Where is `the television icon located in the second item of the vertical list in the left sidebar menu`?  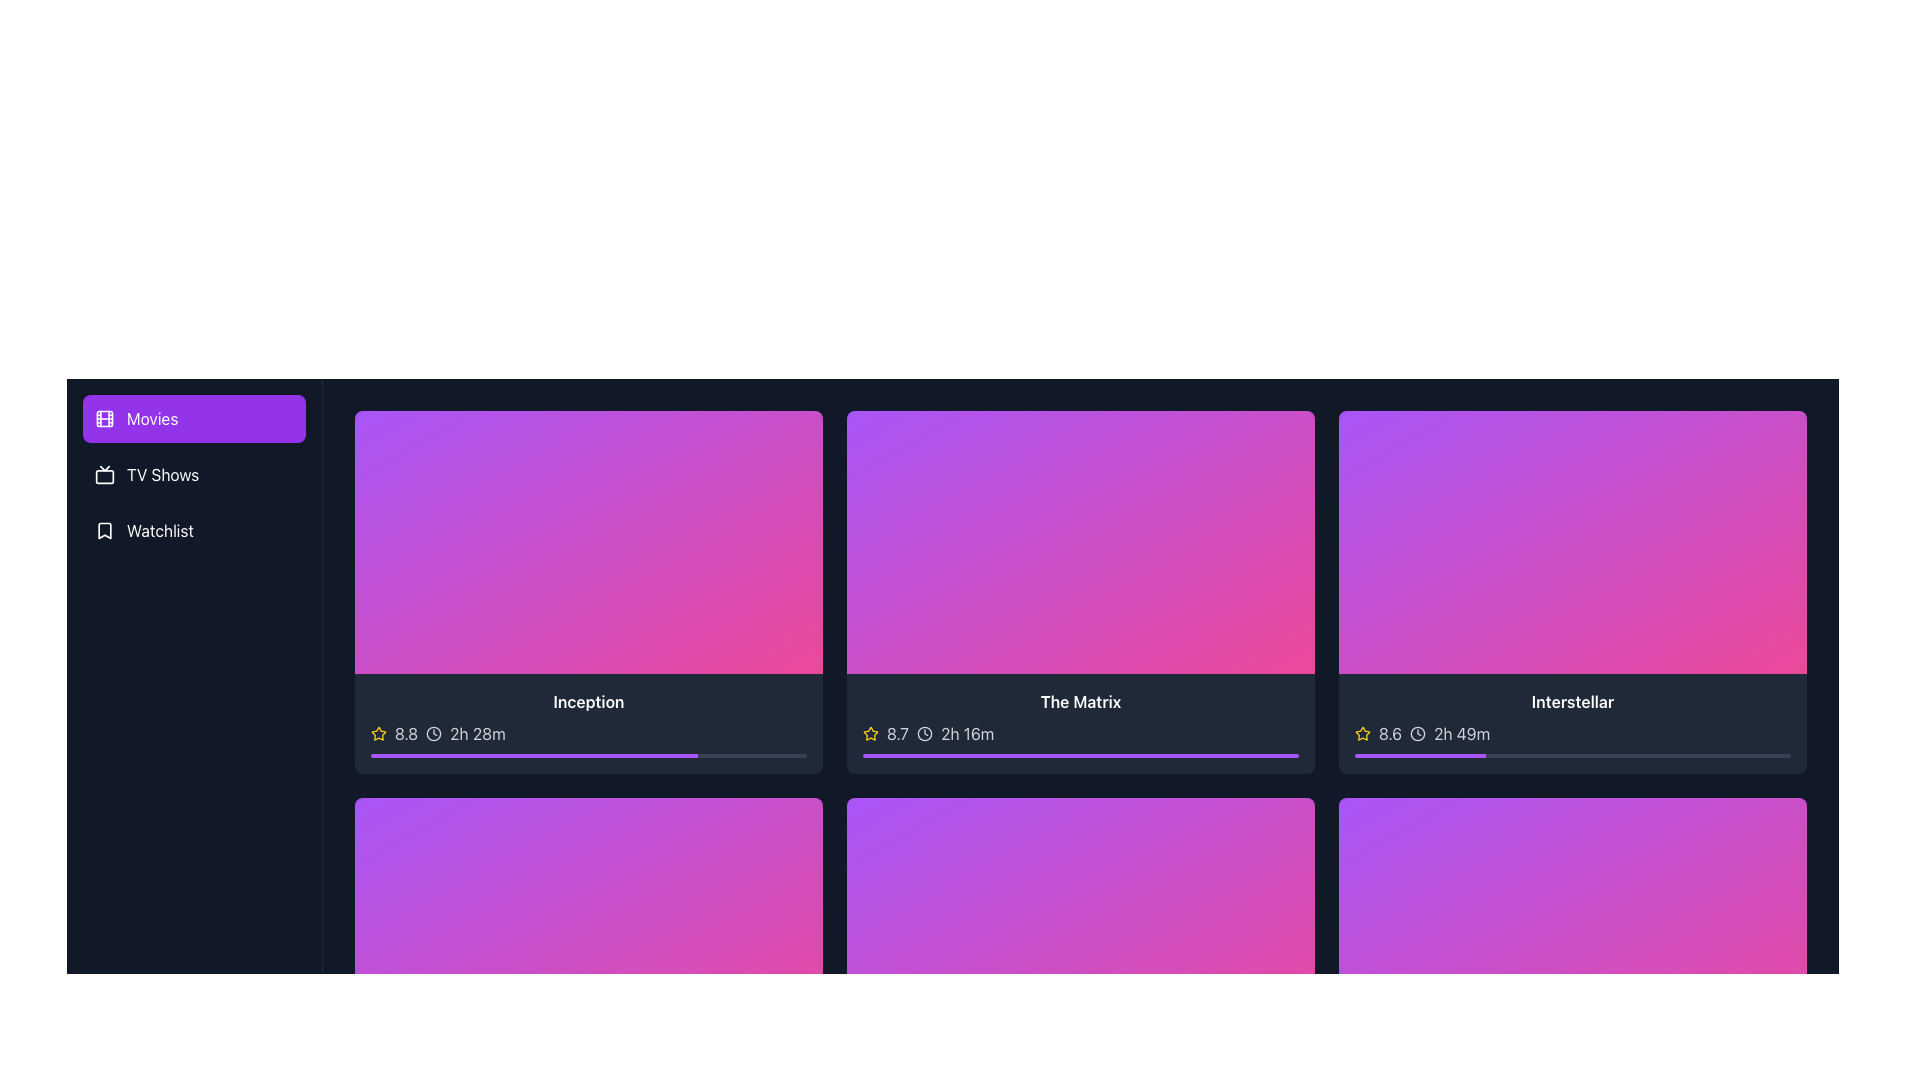 the television icon located in the second item of the vertical list in the left sidebar menu is located at coordinates (104, 474).